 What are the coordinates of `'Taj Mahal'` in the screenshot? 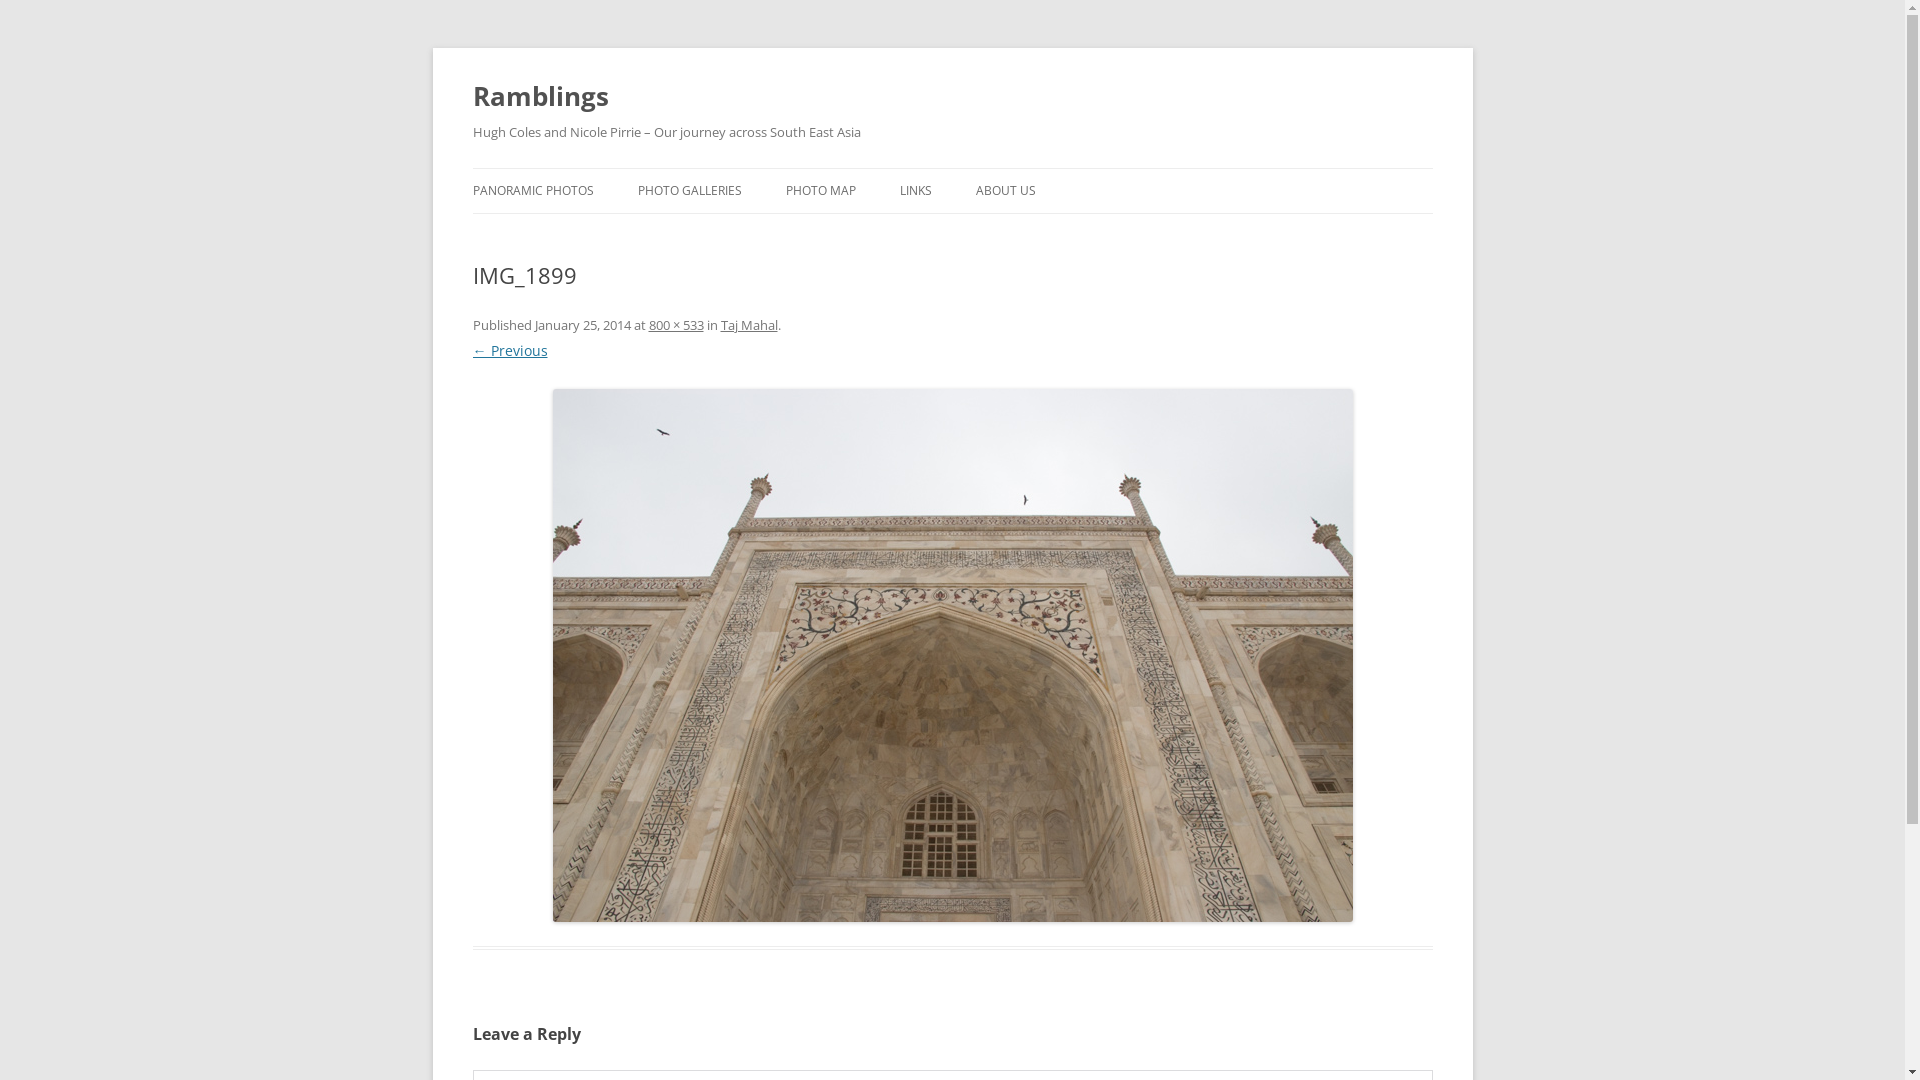 It's located at (720, 323).